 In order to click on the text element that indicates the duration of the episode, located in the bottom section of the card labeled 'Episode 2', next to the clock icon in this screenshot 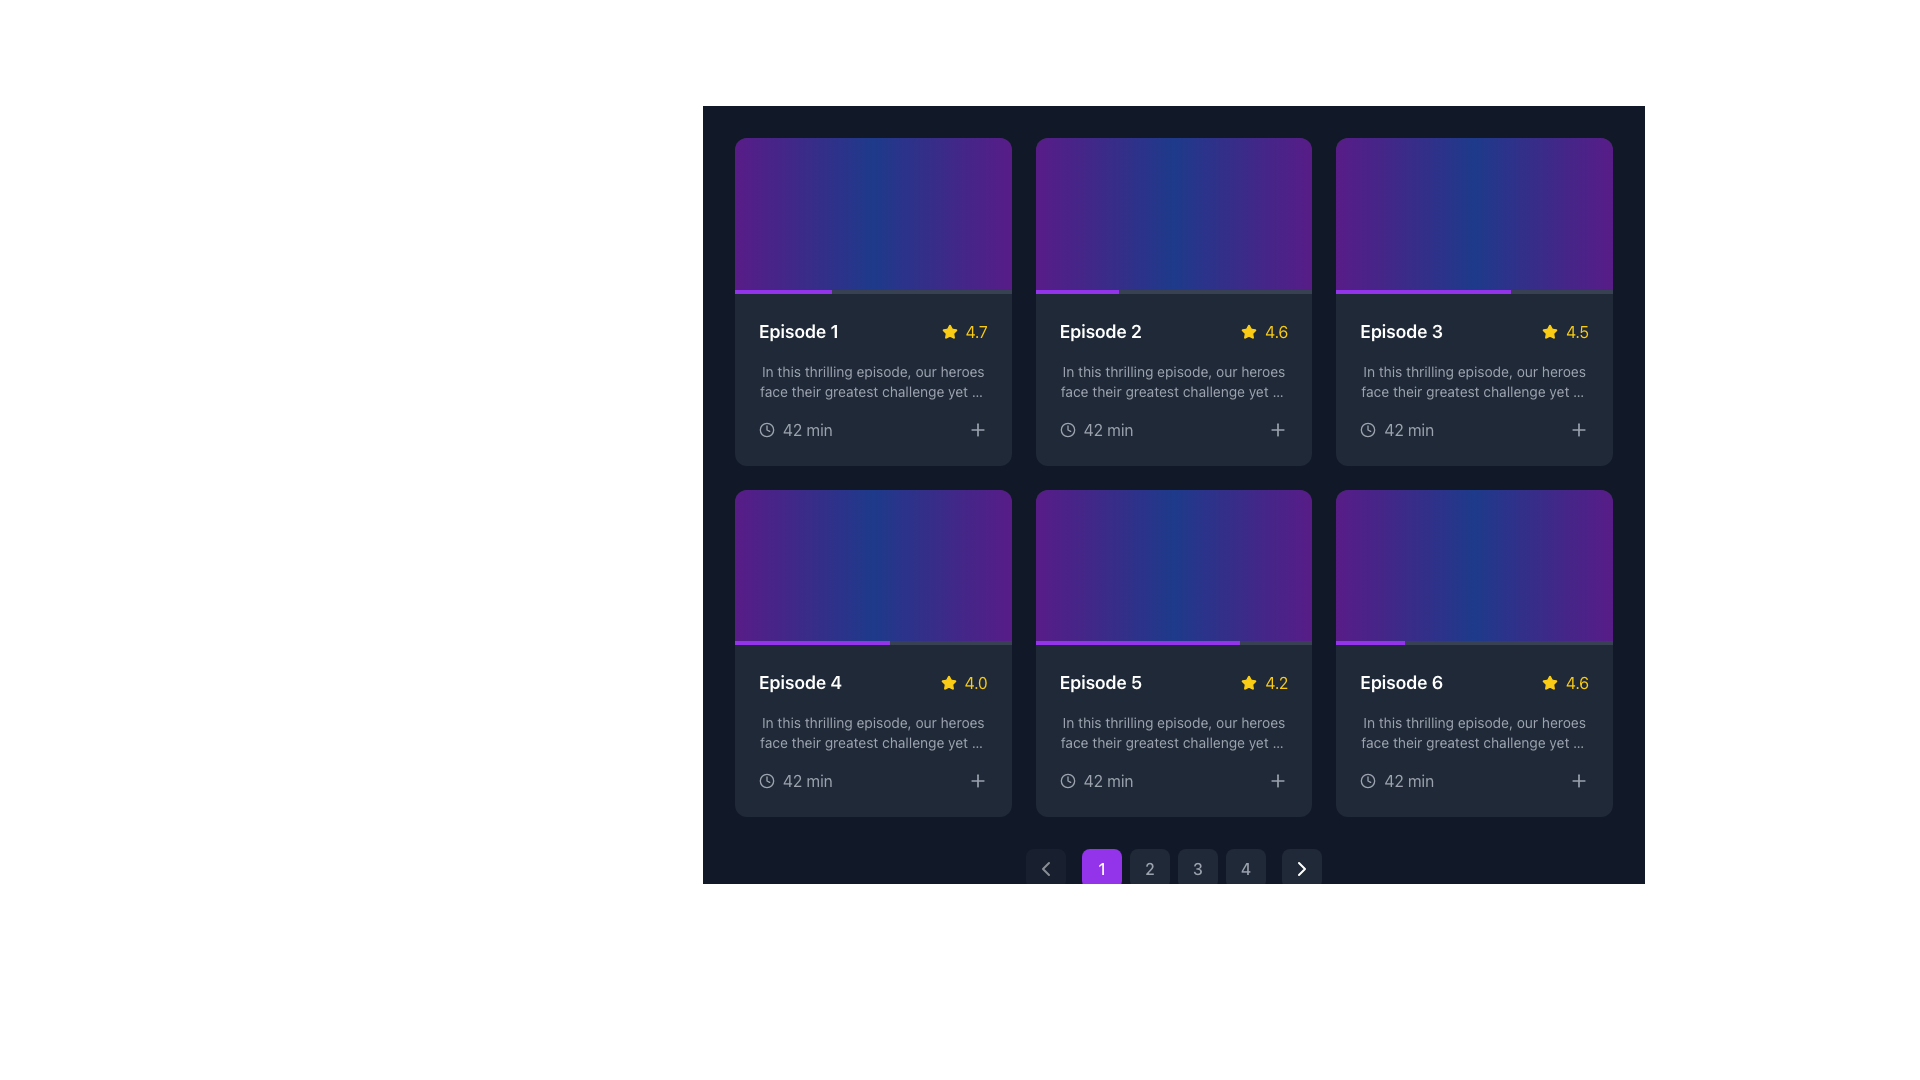, I will do `click(1107, 428)`.